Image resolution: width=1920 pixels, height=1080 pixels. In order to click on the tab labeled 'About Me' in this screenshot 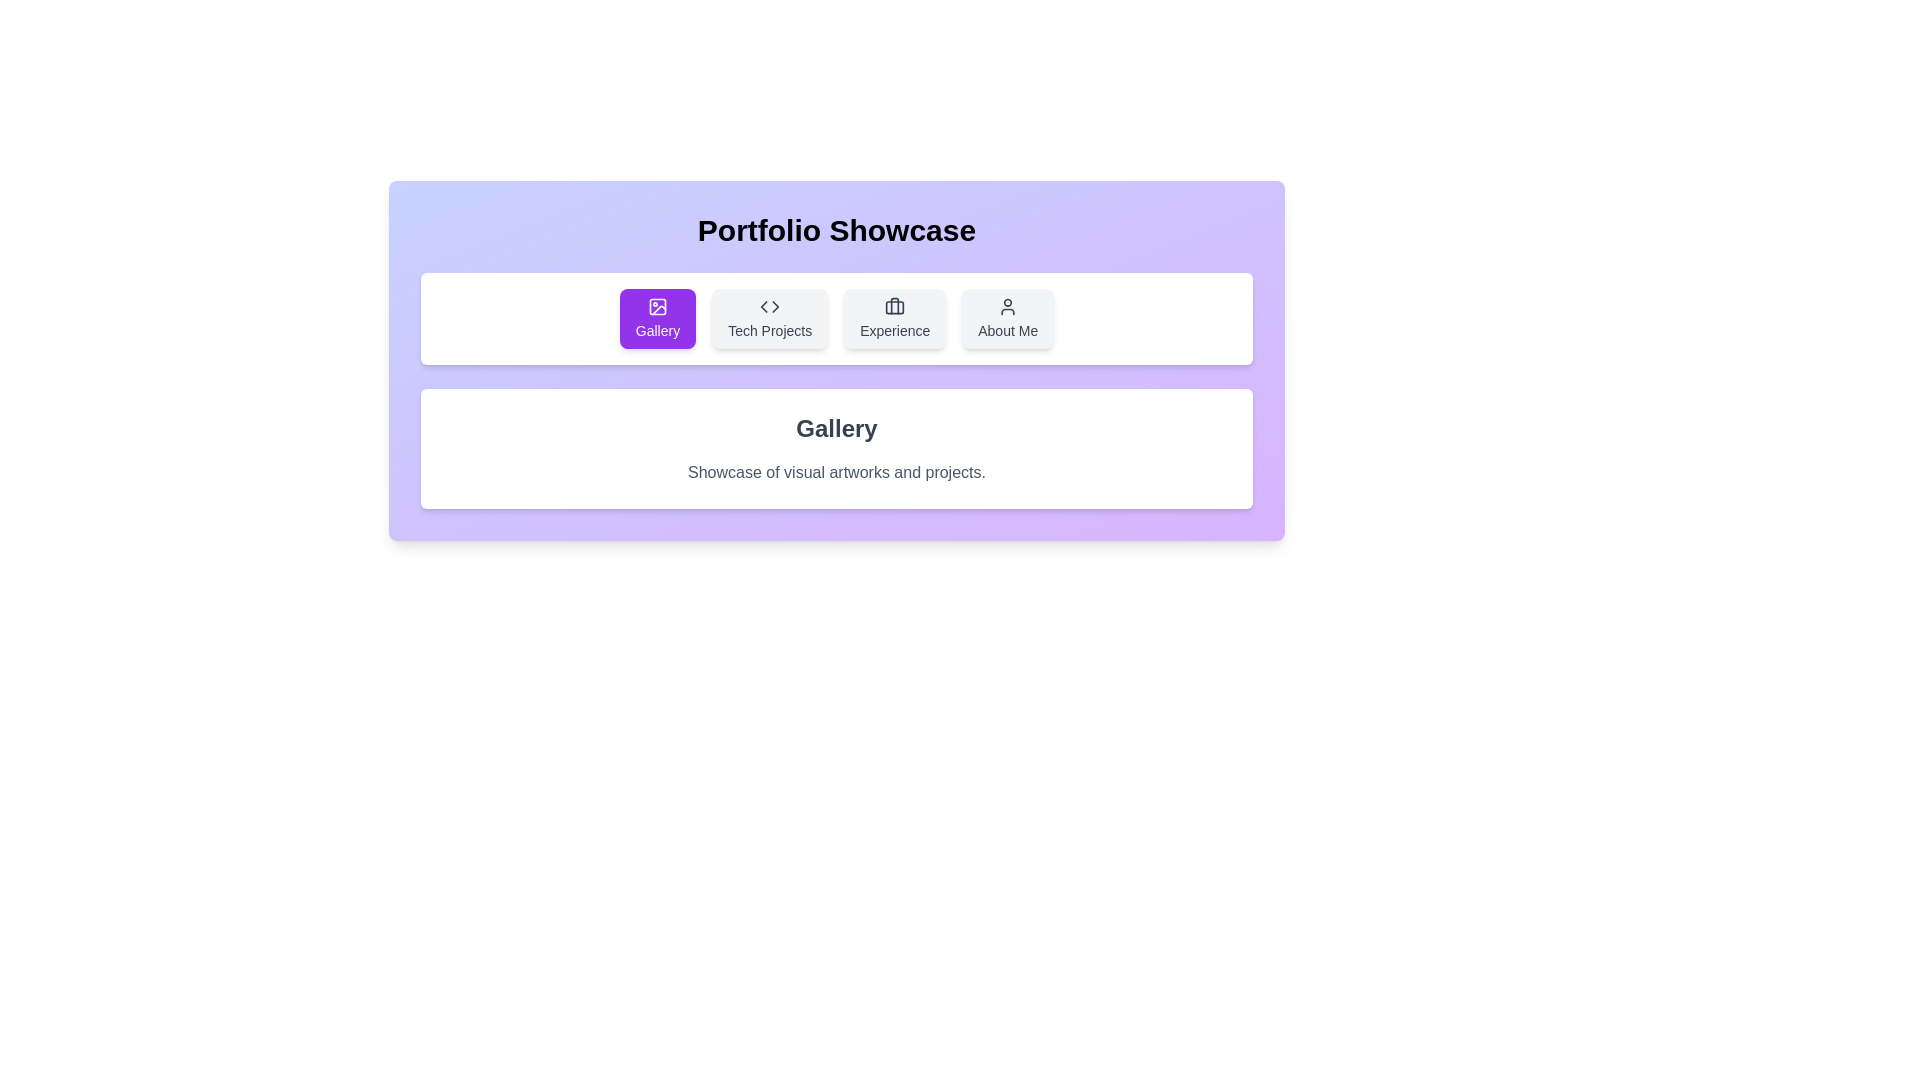, I will do `click(1008, 318)`.